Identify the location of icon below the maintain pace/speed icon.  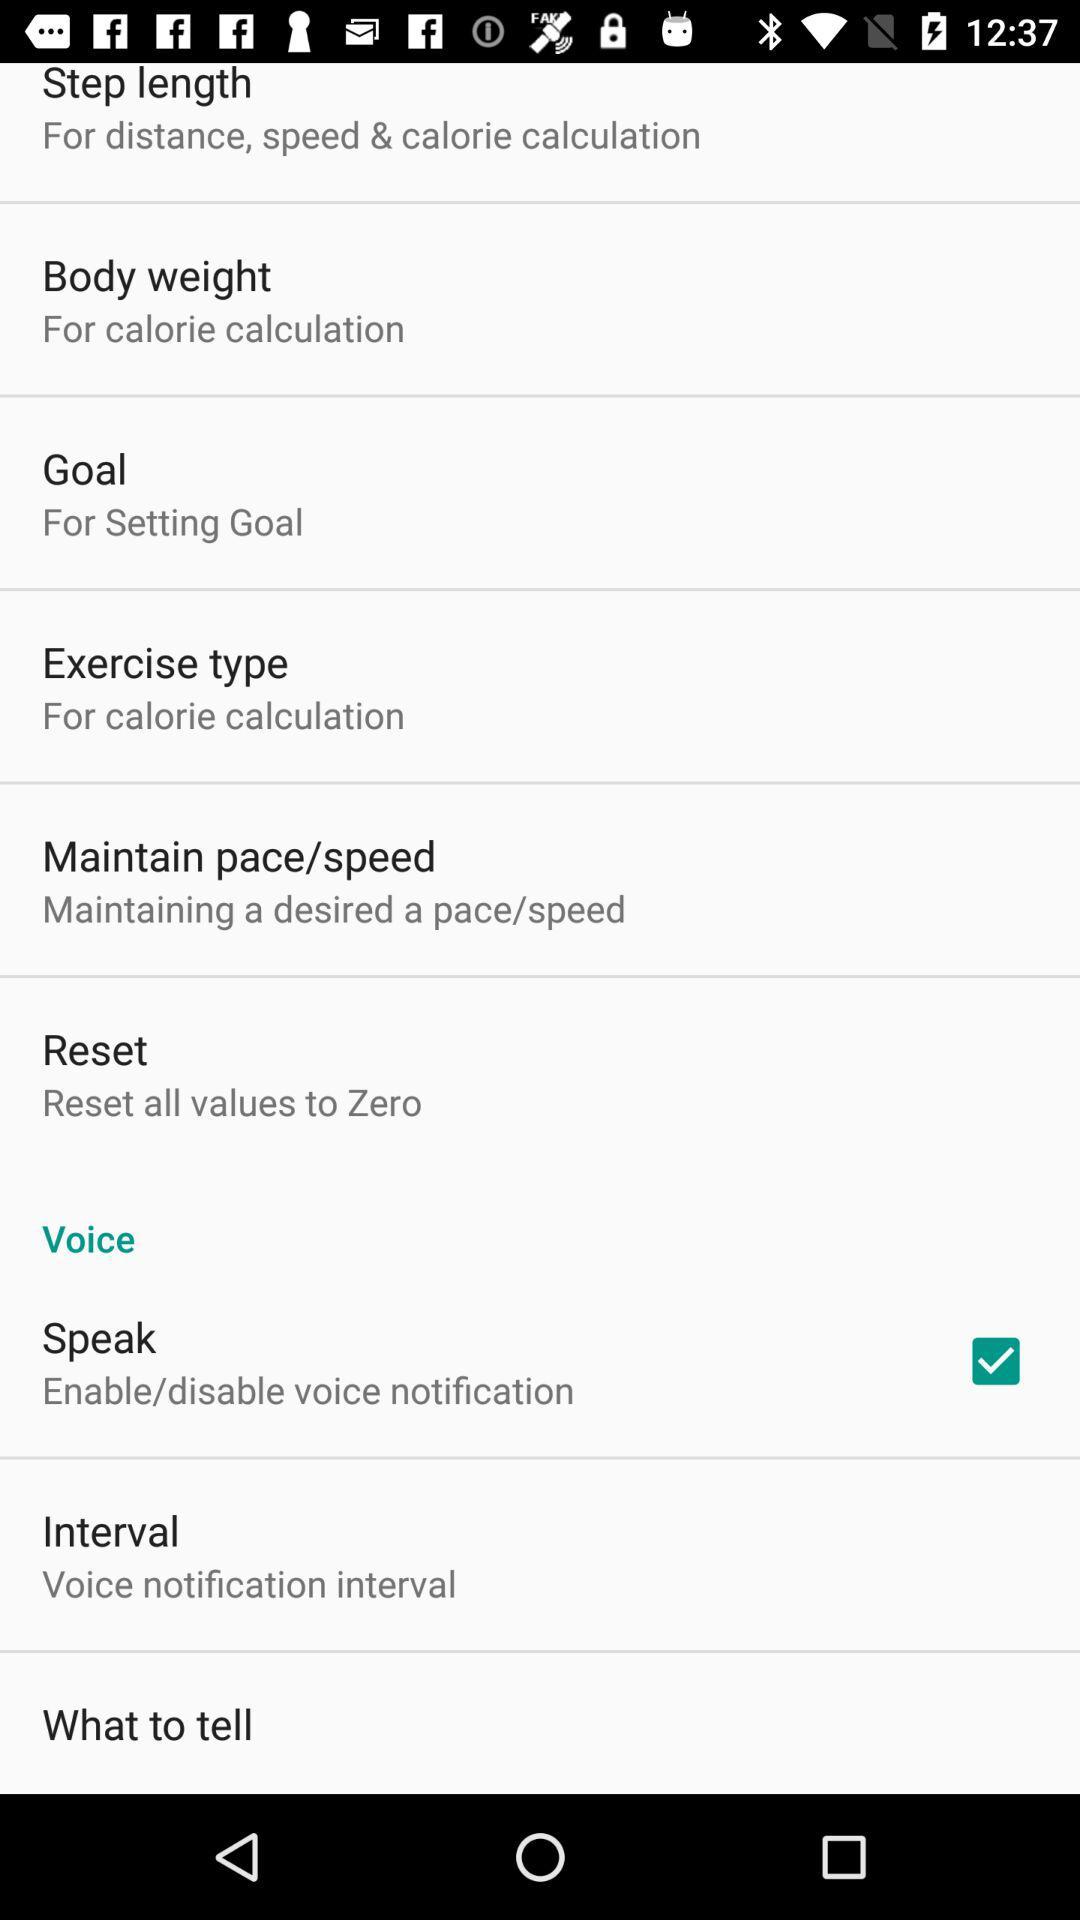
(333, 907).